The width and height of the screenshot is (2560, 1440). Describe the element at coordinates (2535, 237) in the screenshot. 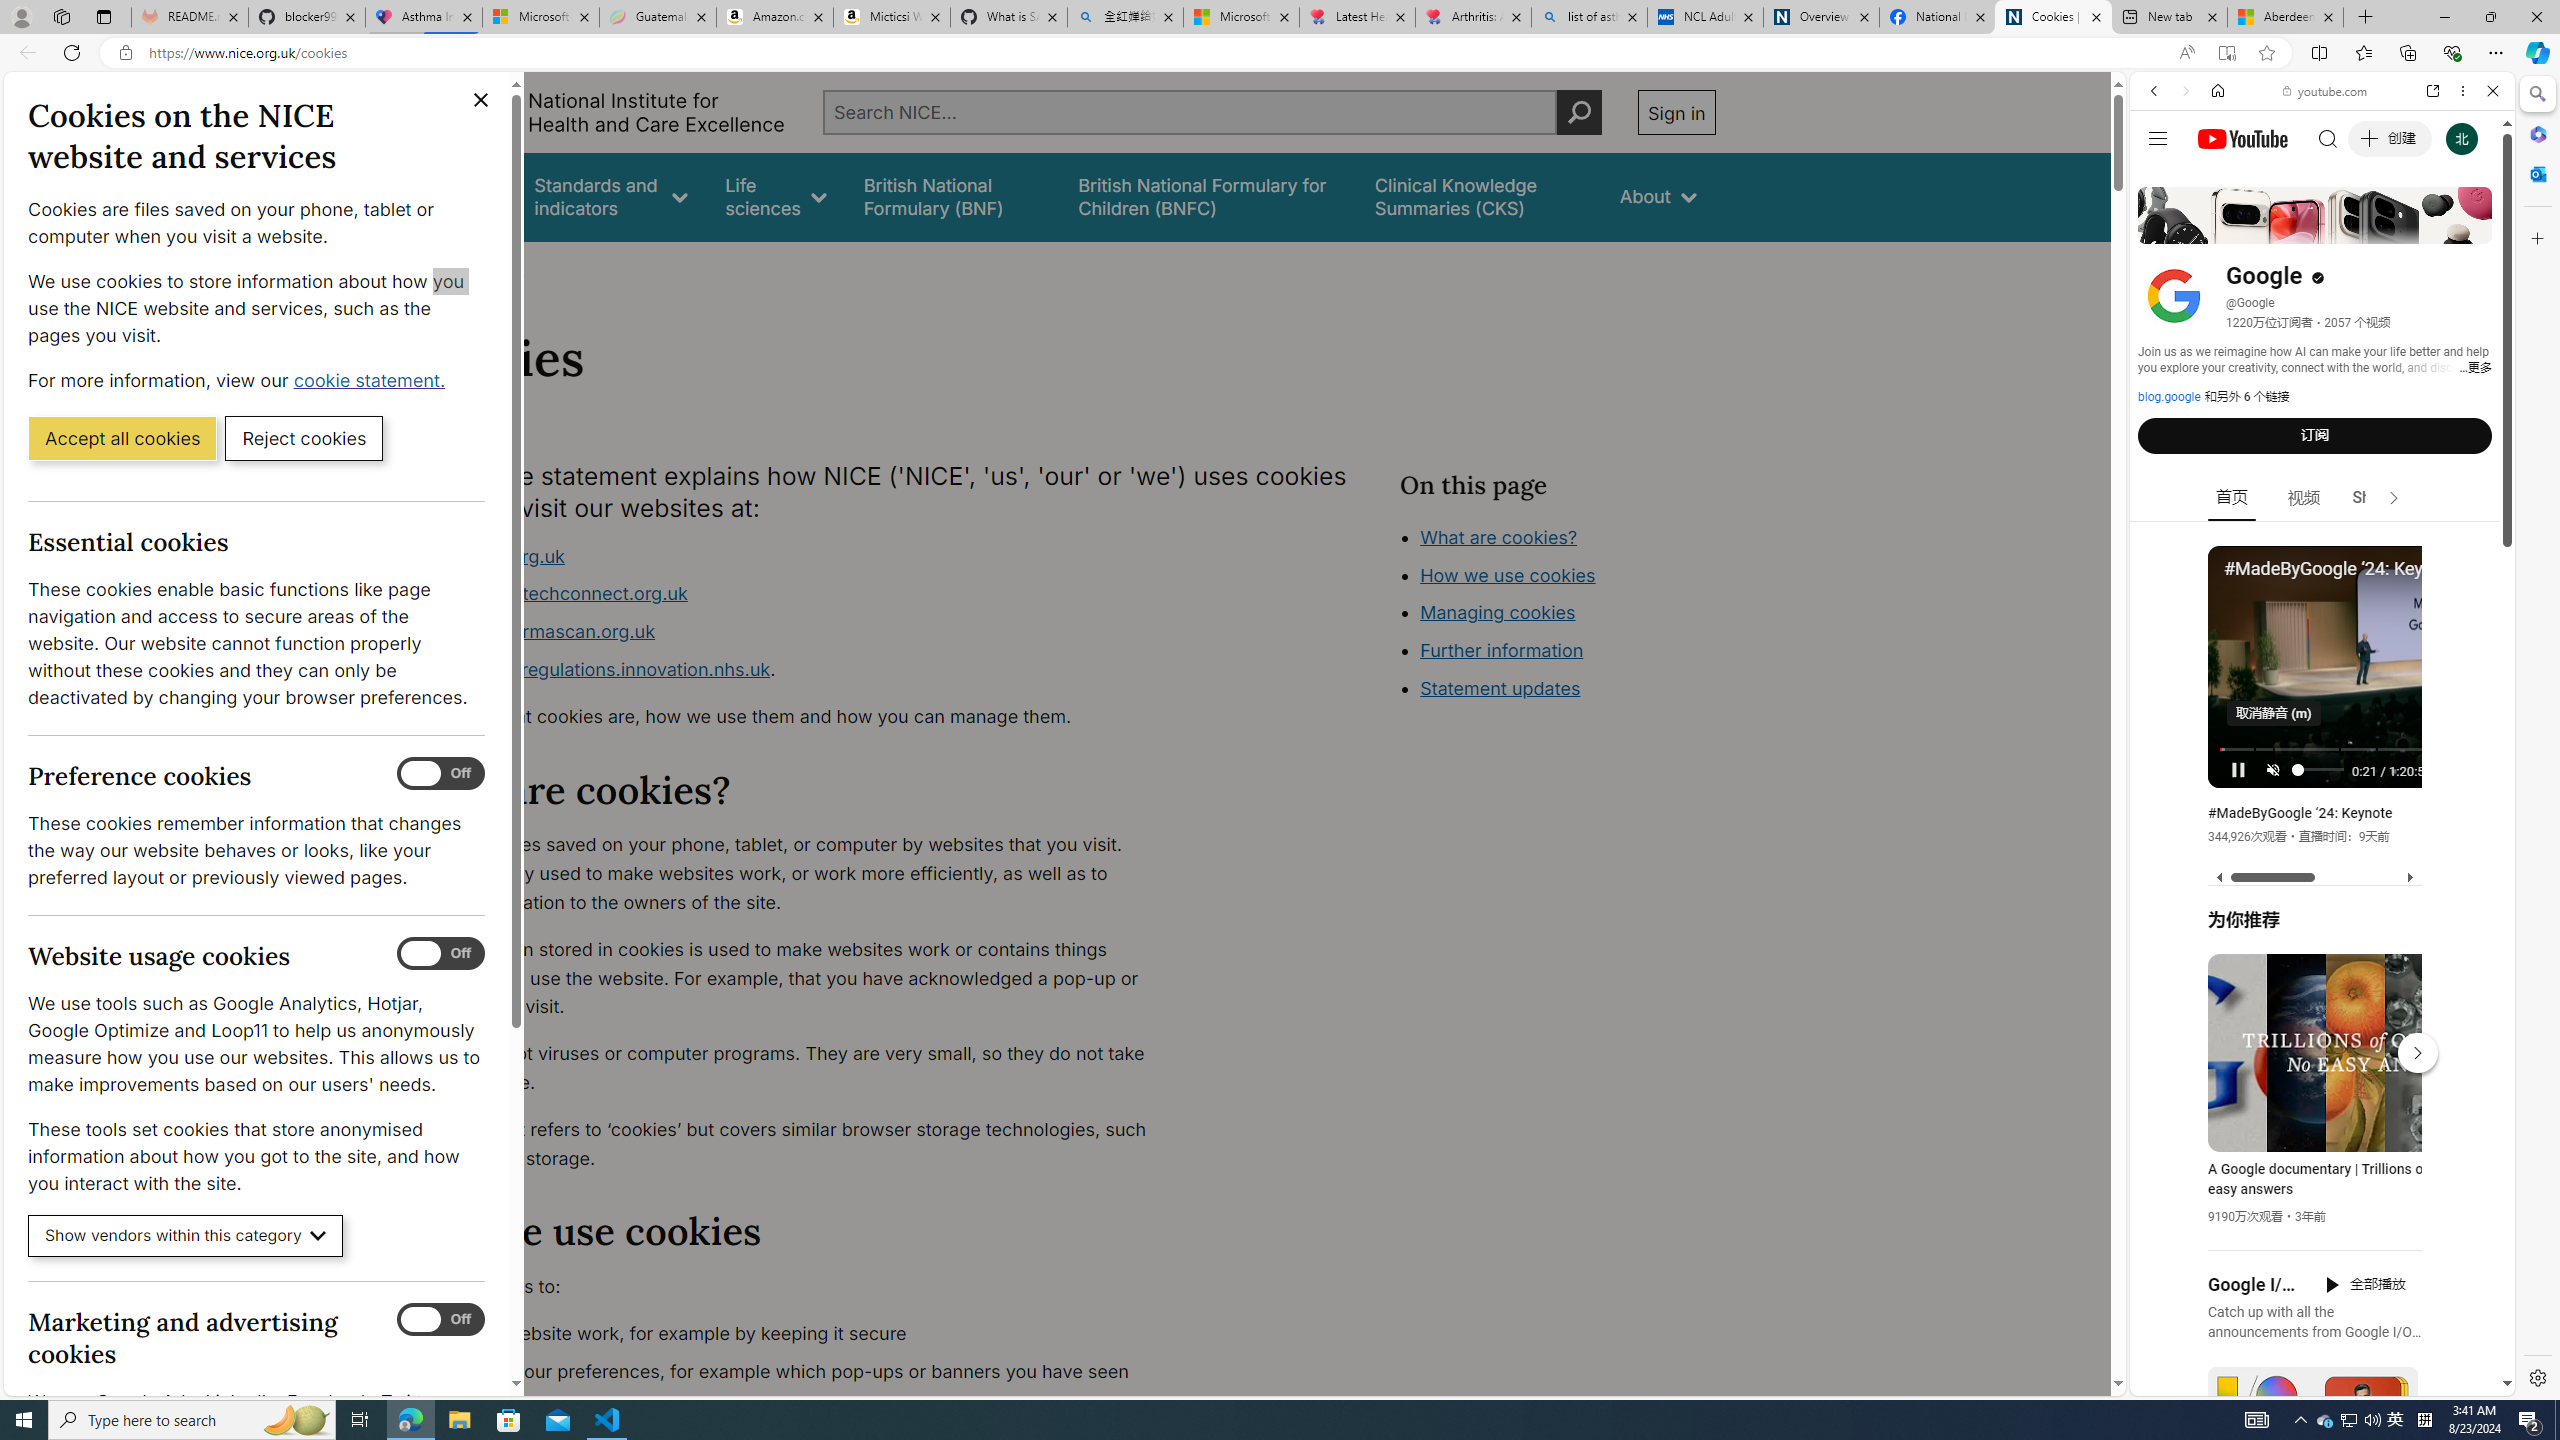

I see `'Close Customize pane'` at that location.